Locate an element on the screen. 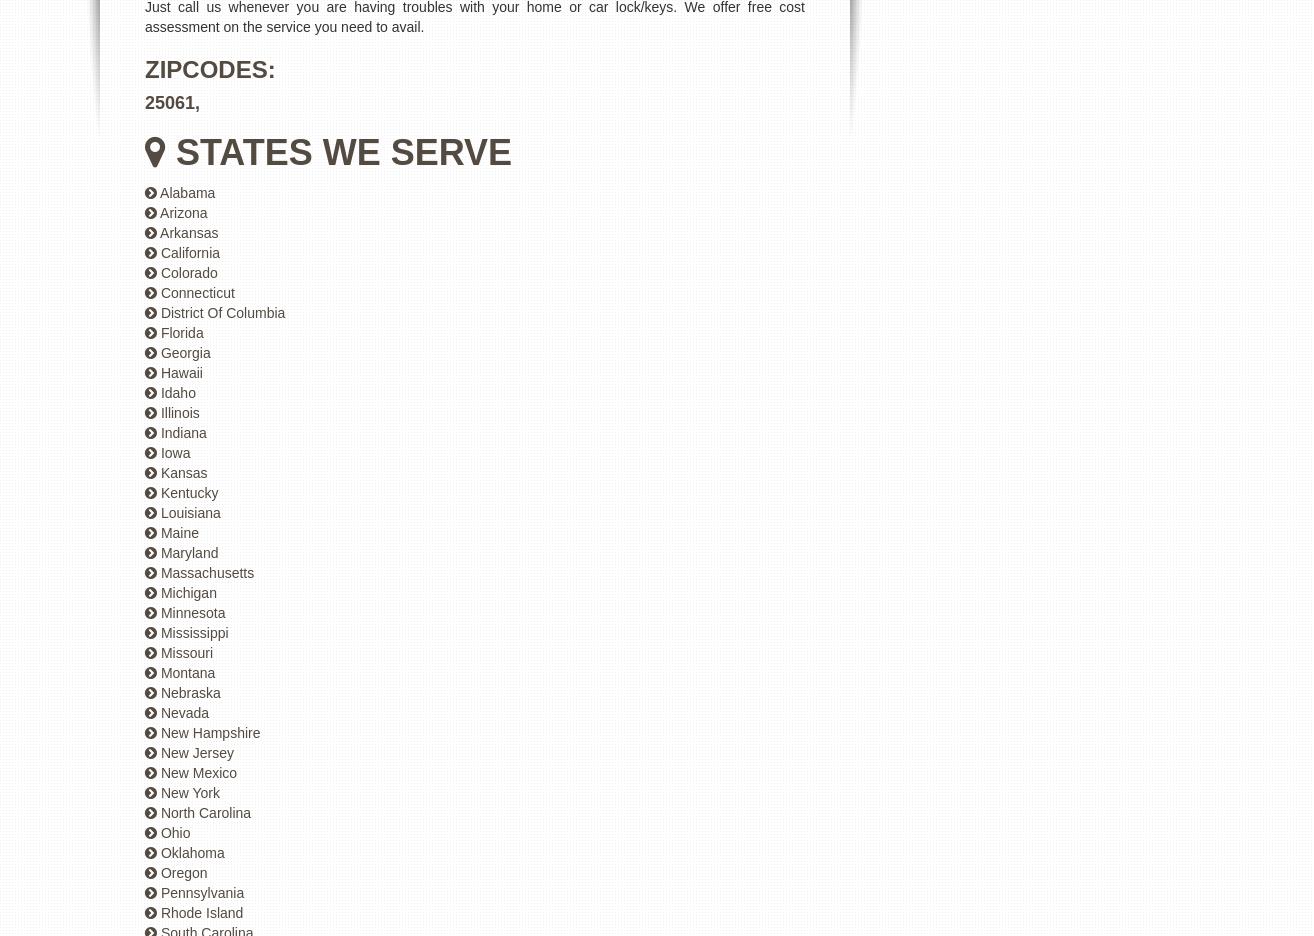  'California' is located at coordinates (188, 252).